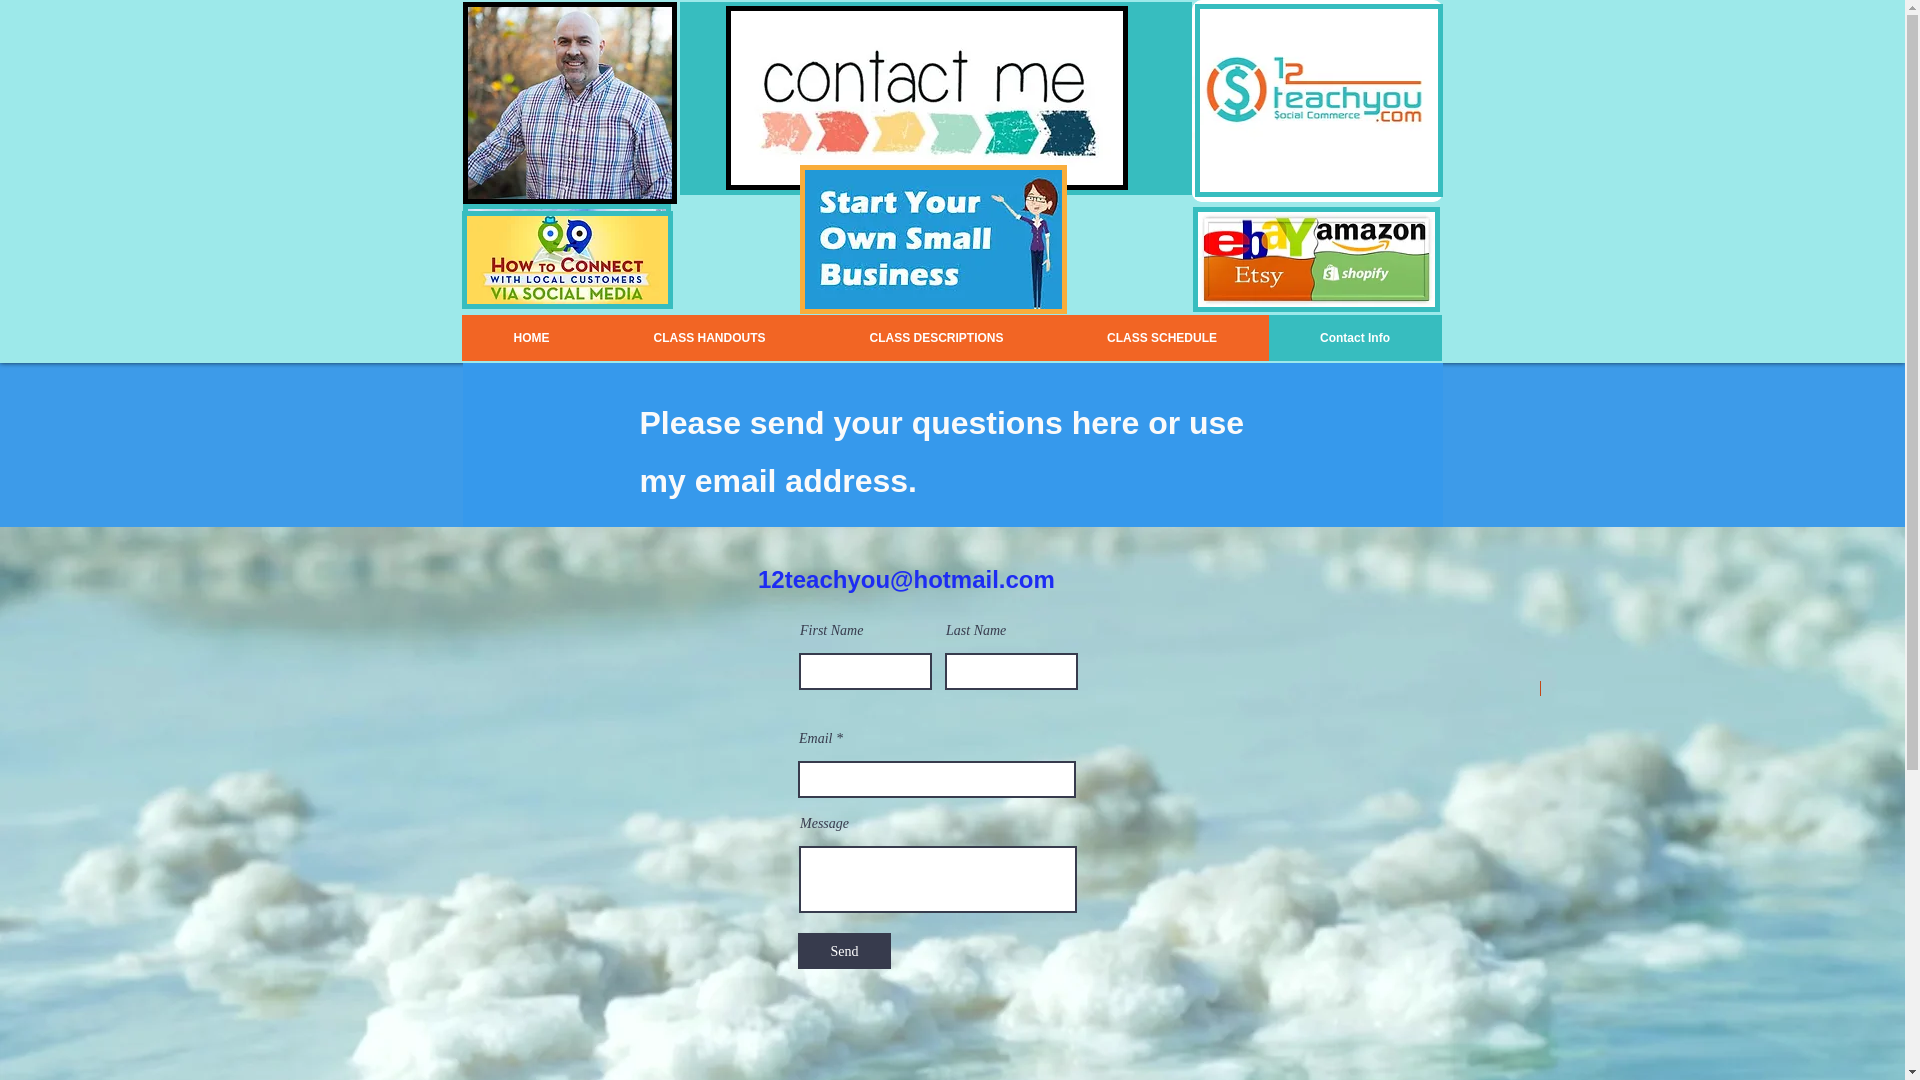 This screenshot has height=1080, width=1920. I want to click on 'Nick Hawks.jpg', so click(568, 103).